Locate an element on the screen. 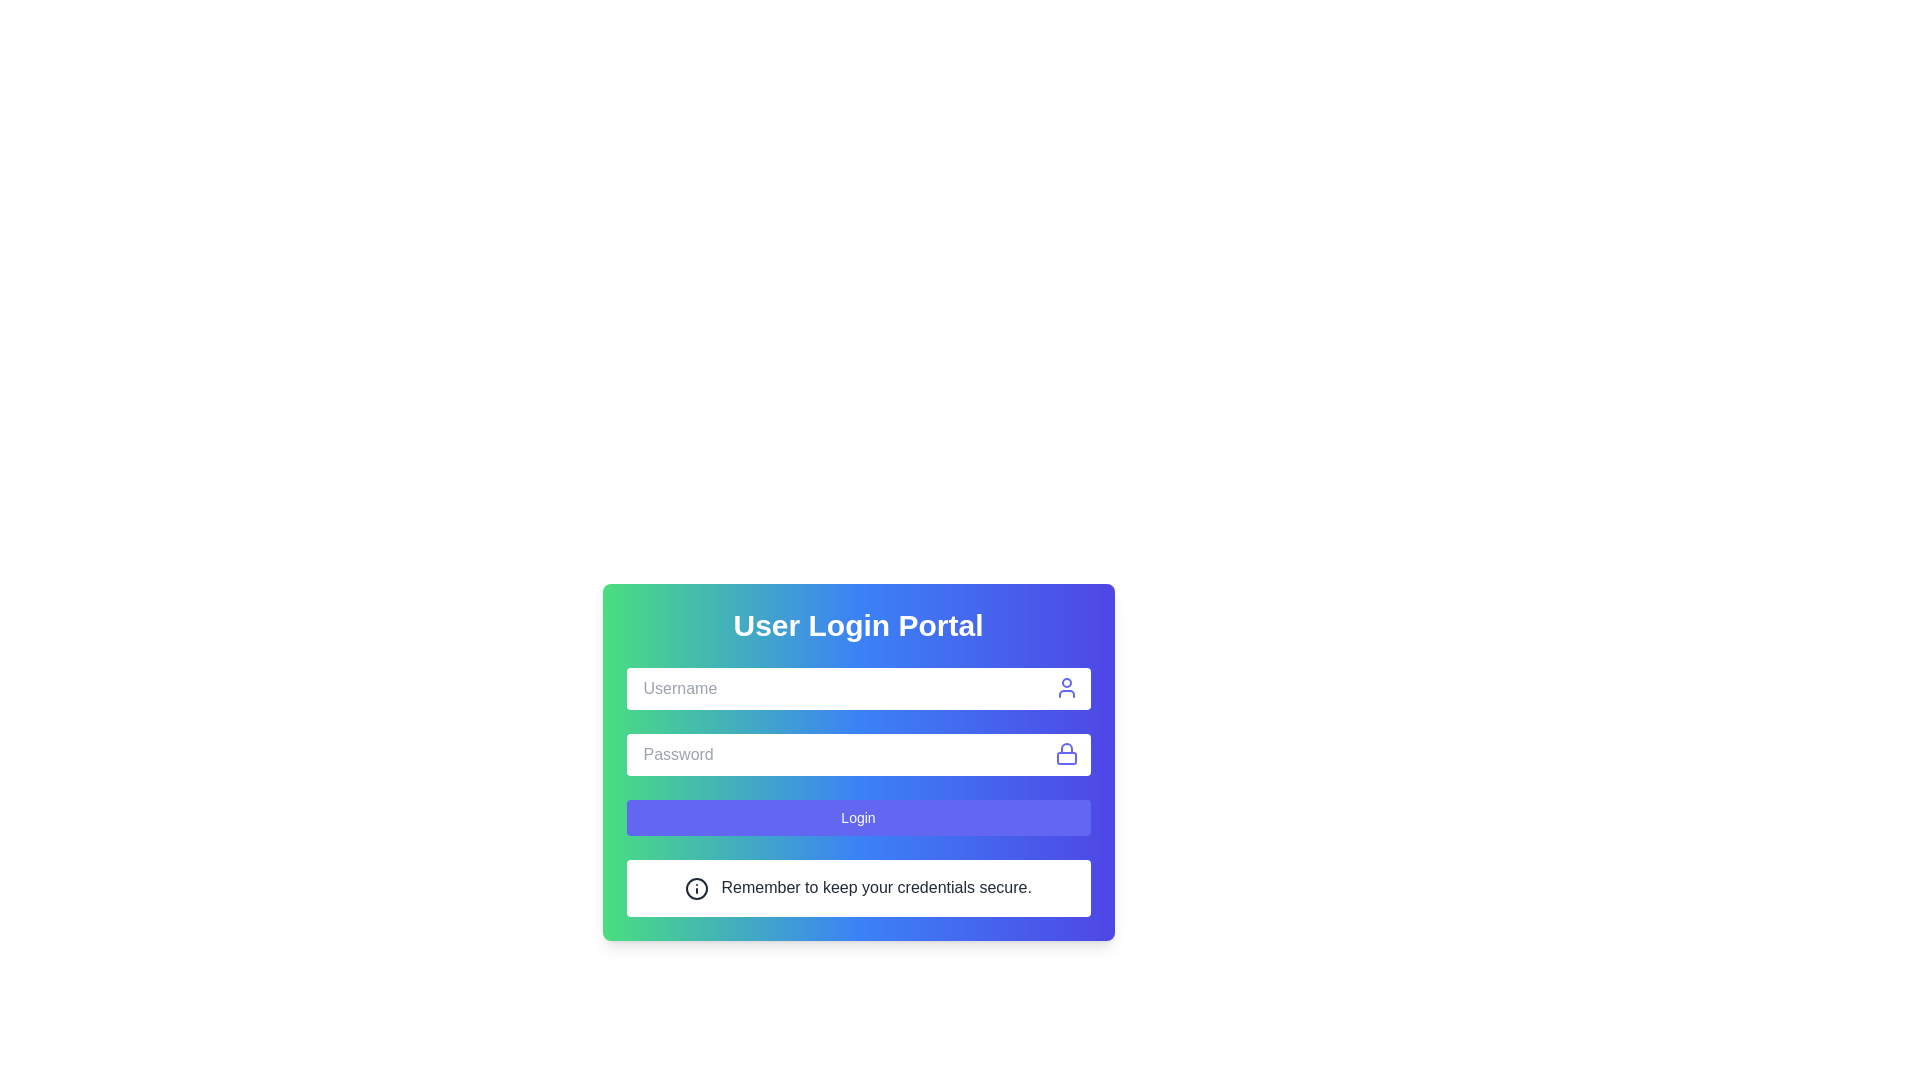  the 'Login' button, which is a rounded rectangular button with a vibrant indigo background that darkens on hover, located below the 'Password' field in the login interface is located at coordinates (858, 817).